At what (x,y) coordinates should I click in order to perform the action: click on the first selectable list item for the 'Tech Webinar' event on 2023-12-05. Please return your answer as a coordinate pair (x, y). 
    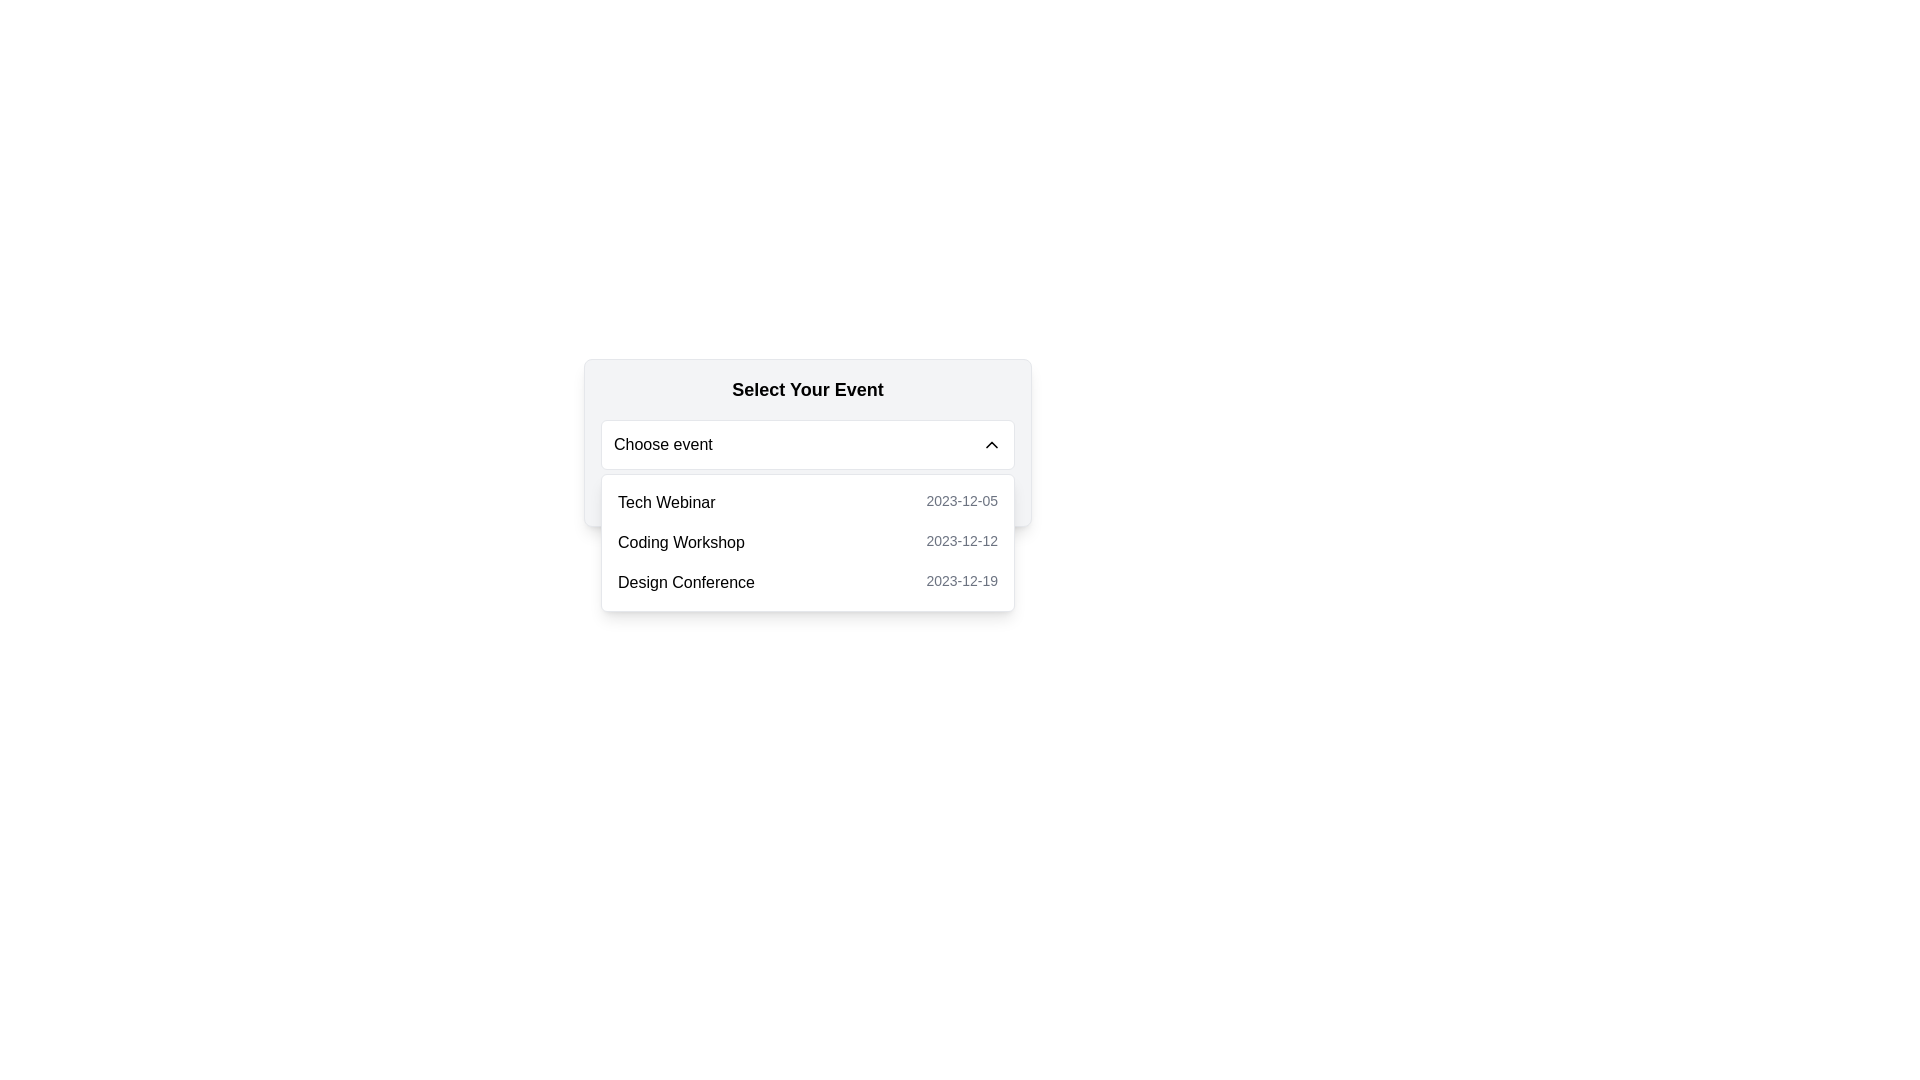
    Looking at the image, I should click on (807, 501).